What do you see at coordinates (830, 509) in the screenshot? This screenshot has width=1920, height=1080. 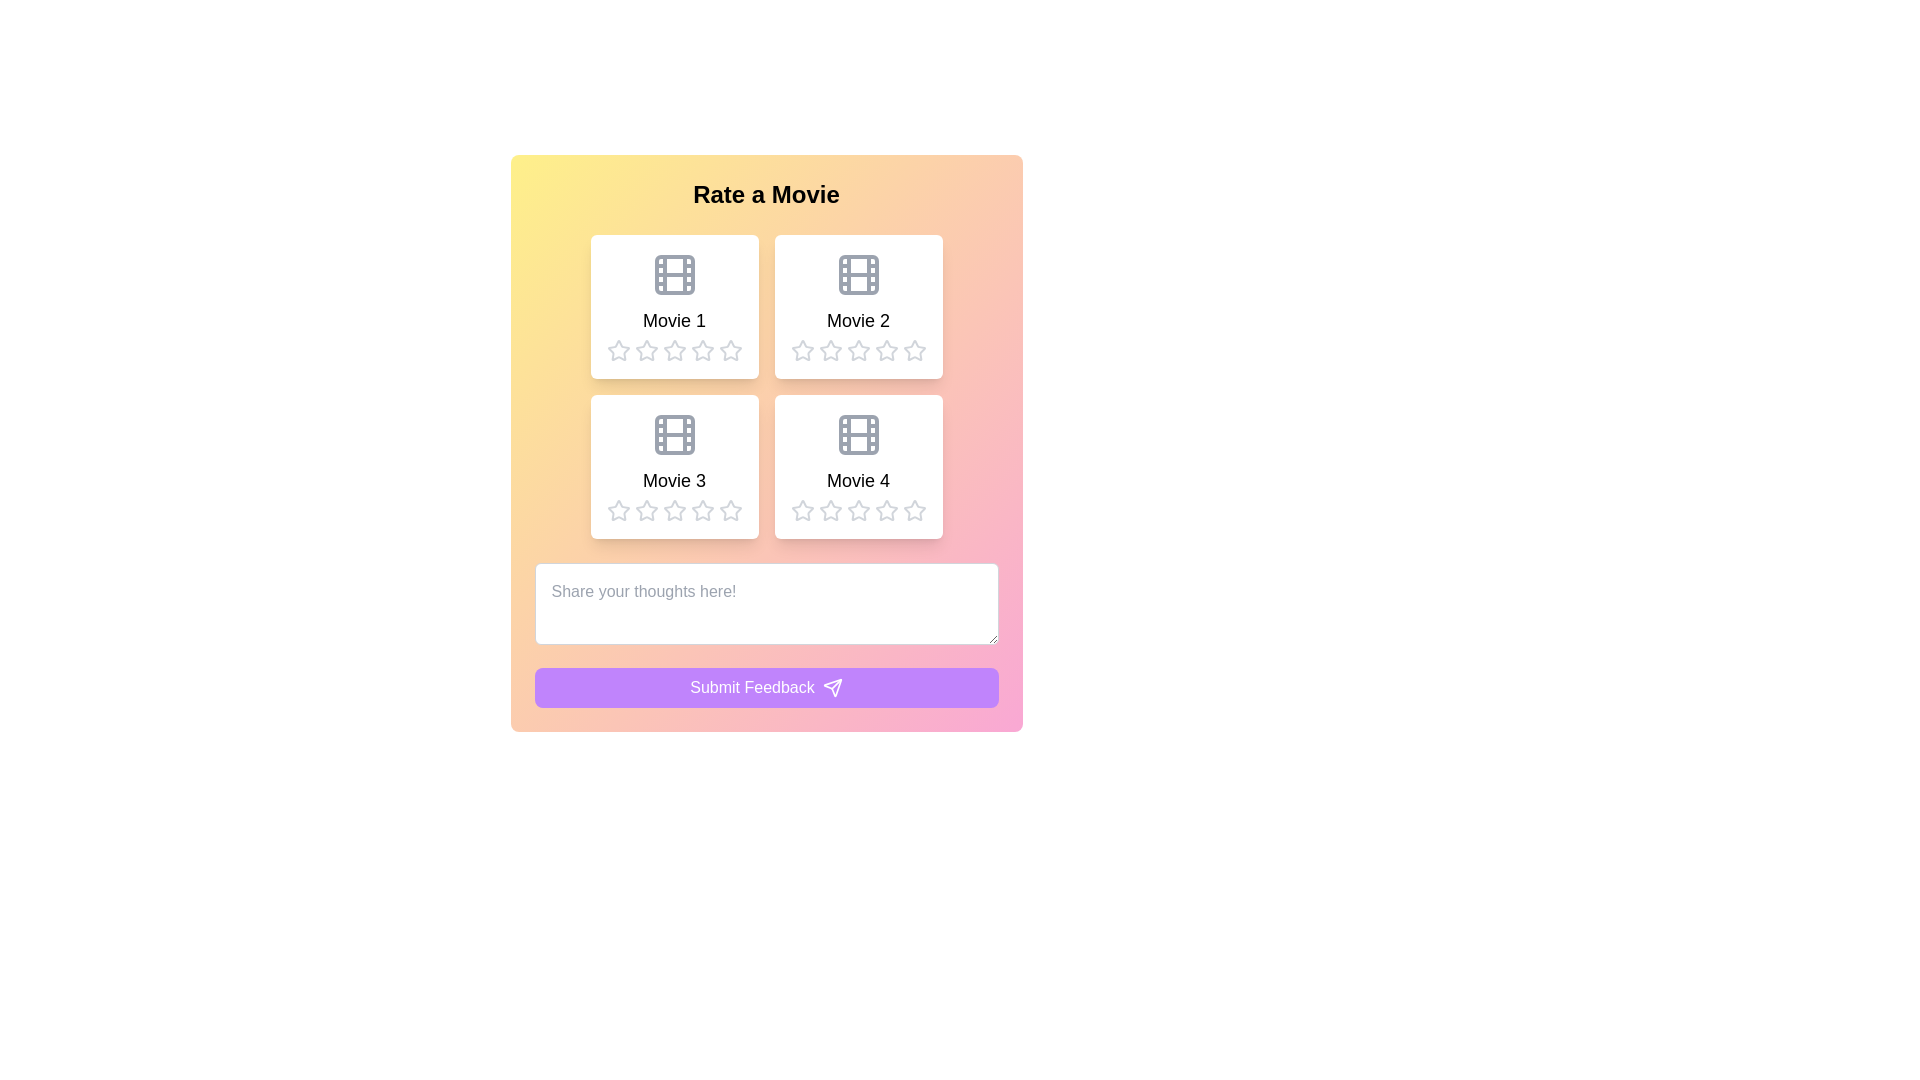 I see `the first star in the five-star rating system under the 'Movie 4' label for keyboard interaction` at bounding box center [830, 509].